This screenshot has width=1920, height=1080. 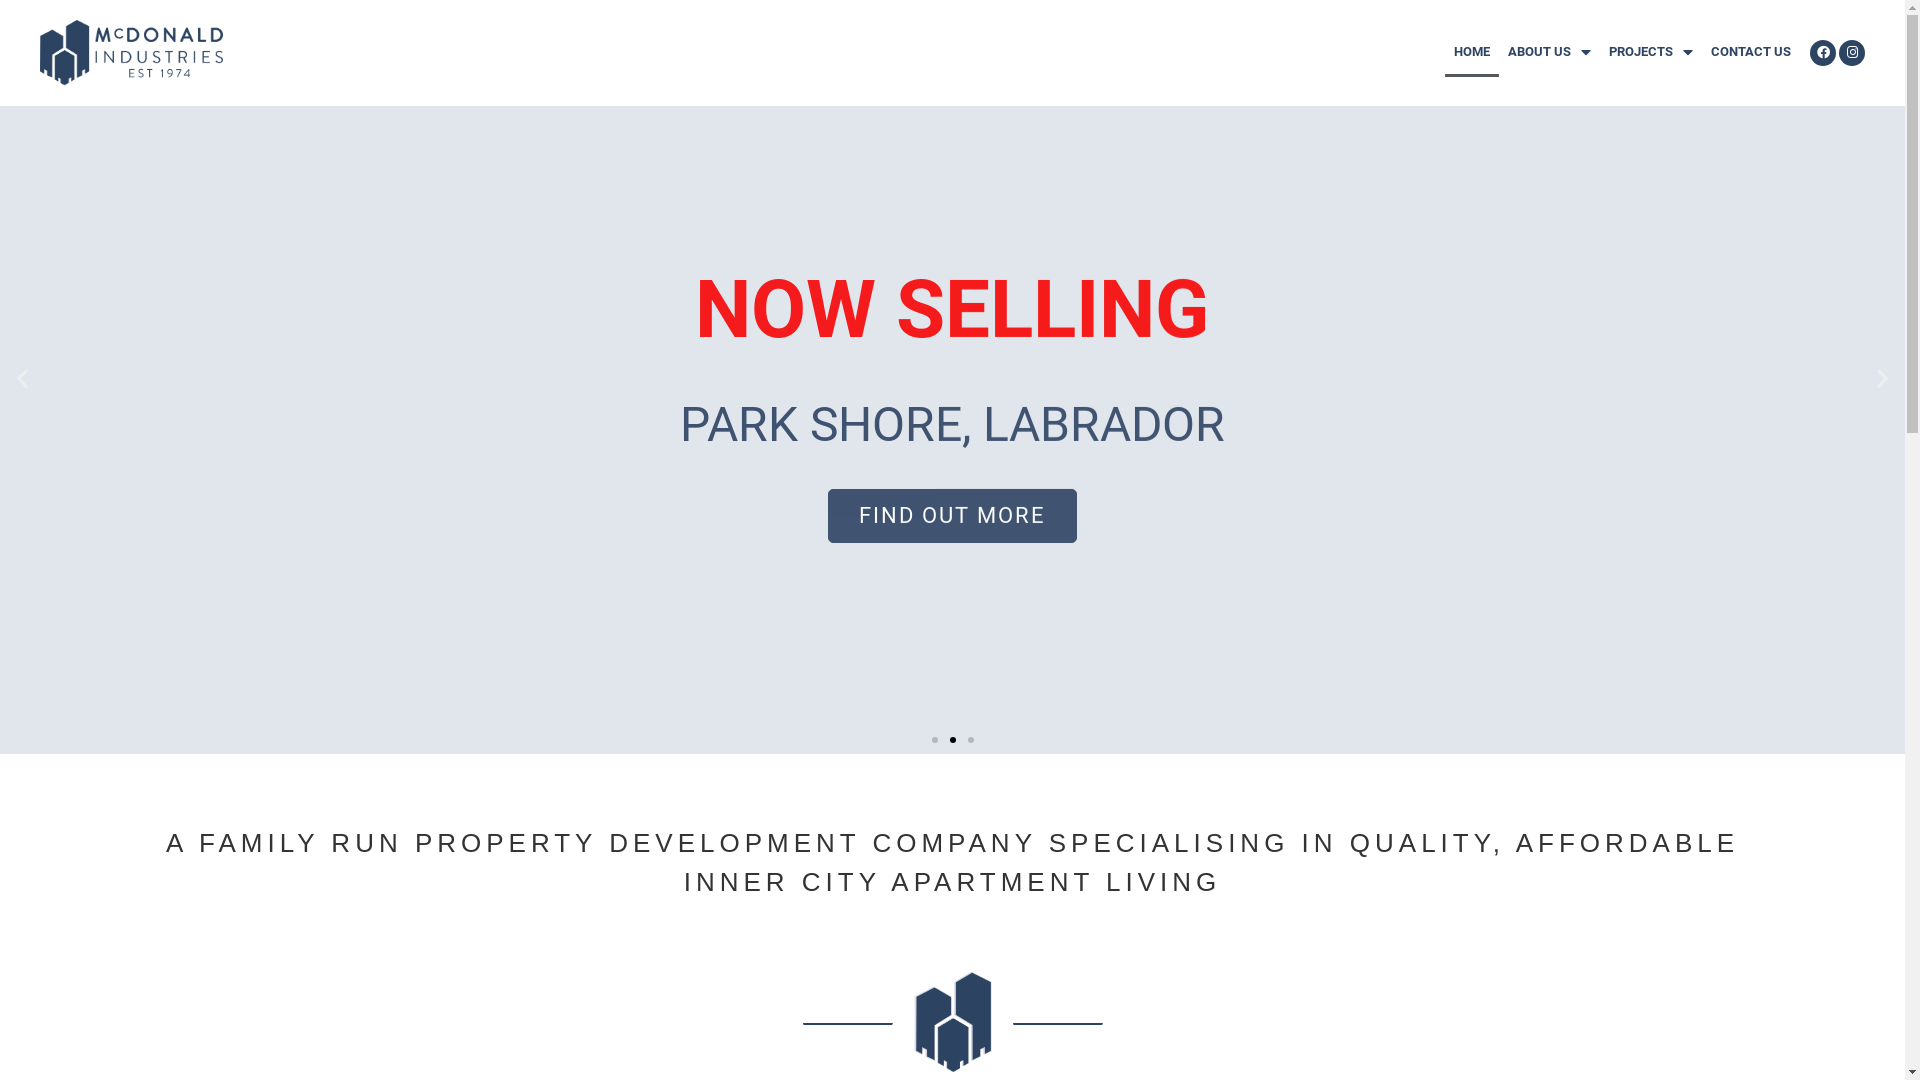 What do you see at coordinates (1651, 51) in the screenshot?
I see `'PROJECTS'` at bounding box center [1651, 51].